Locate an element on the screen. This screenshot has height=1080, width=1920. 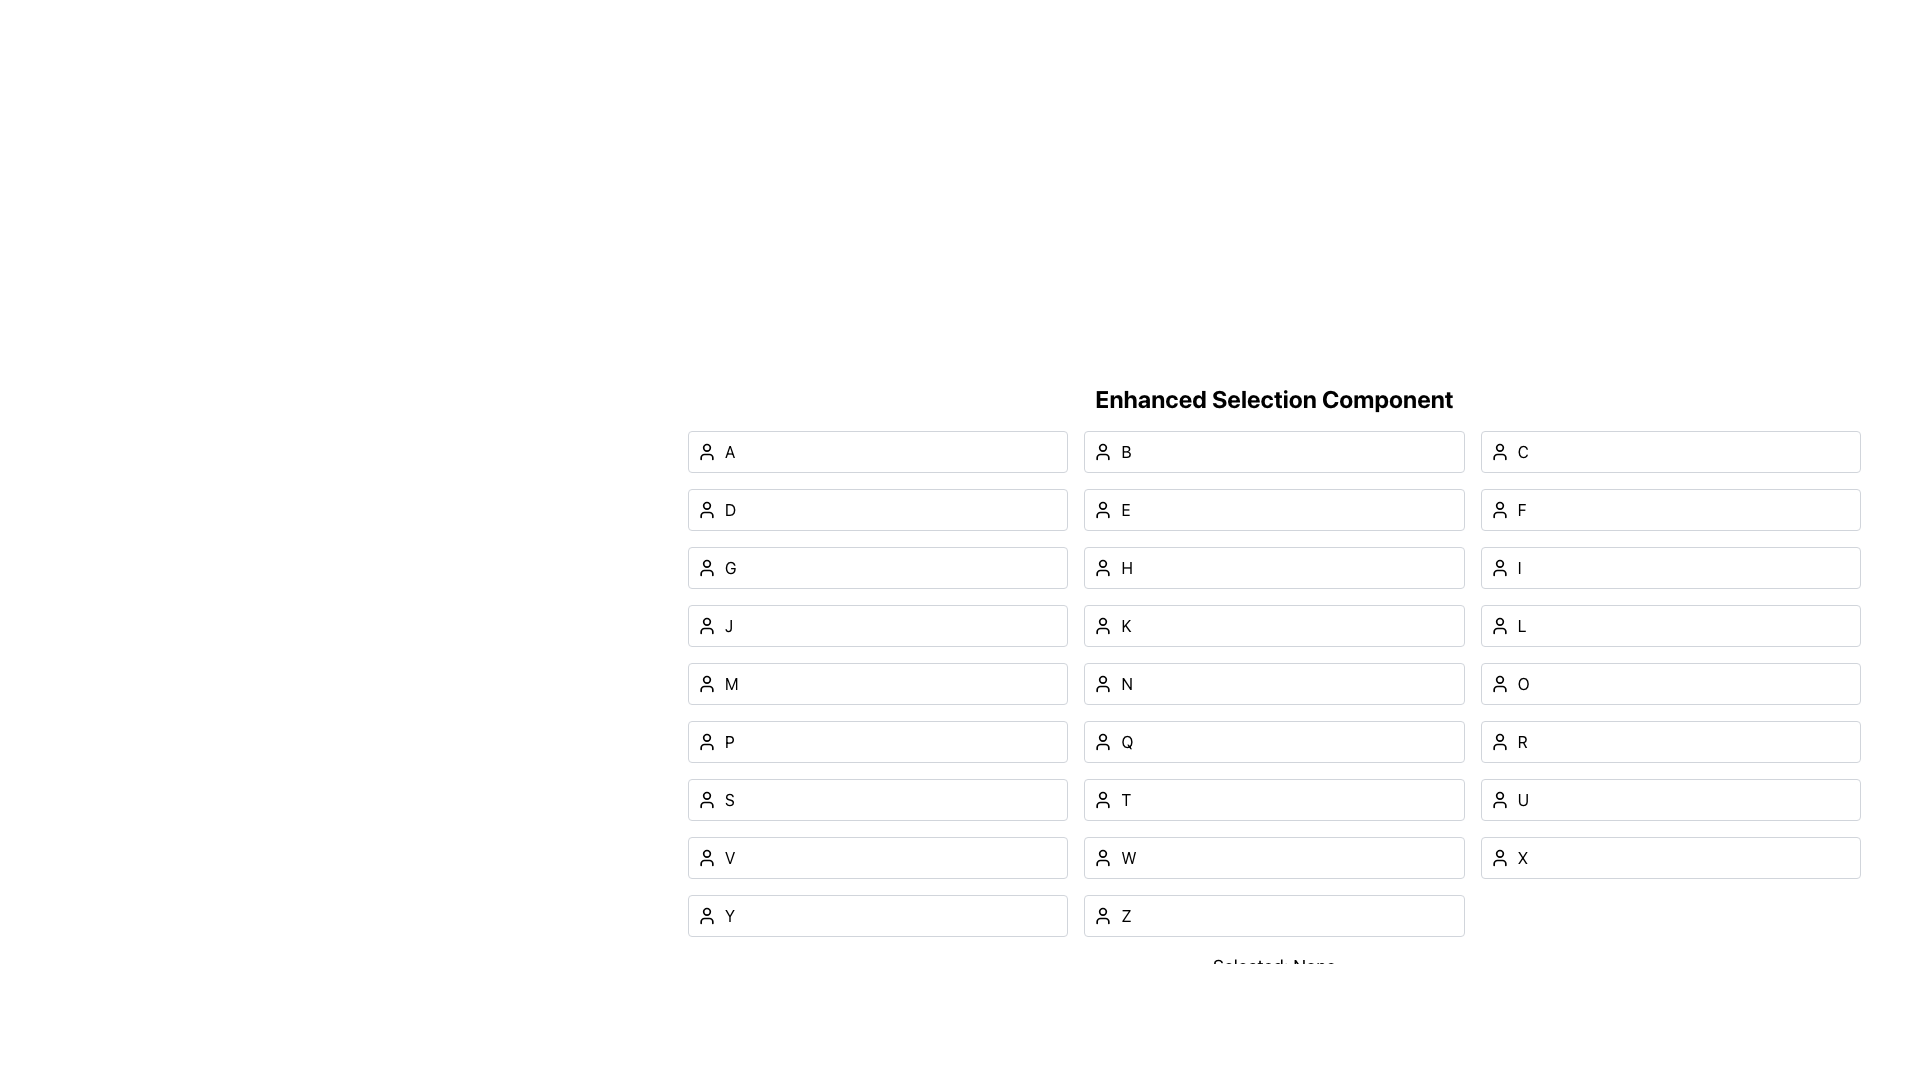
the user silhouette icon within the button labeled 'C' located in the top-right corner of the grid layout is located at coordinates (1499, 451).